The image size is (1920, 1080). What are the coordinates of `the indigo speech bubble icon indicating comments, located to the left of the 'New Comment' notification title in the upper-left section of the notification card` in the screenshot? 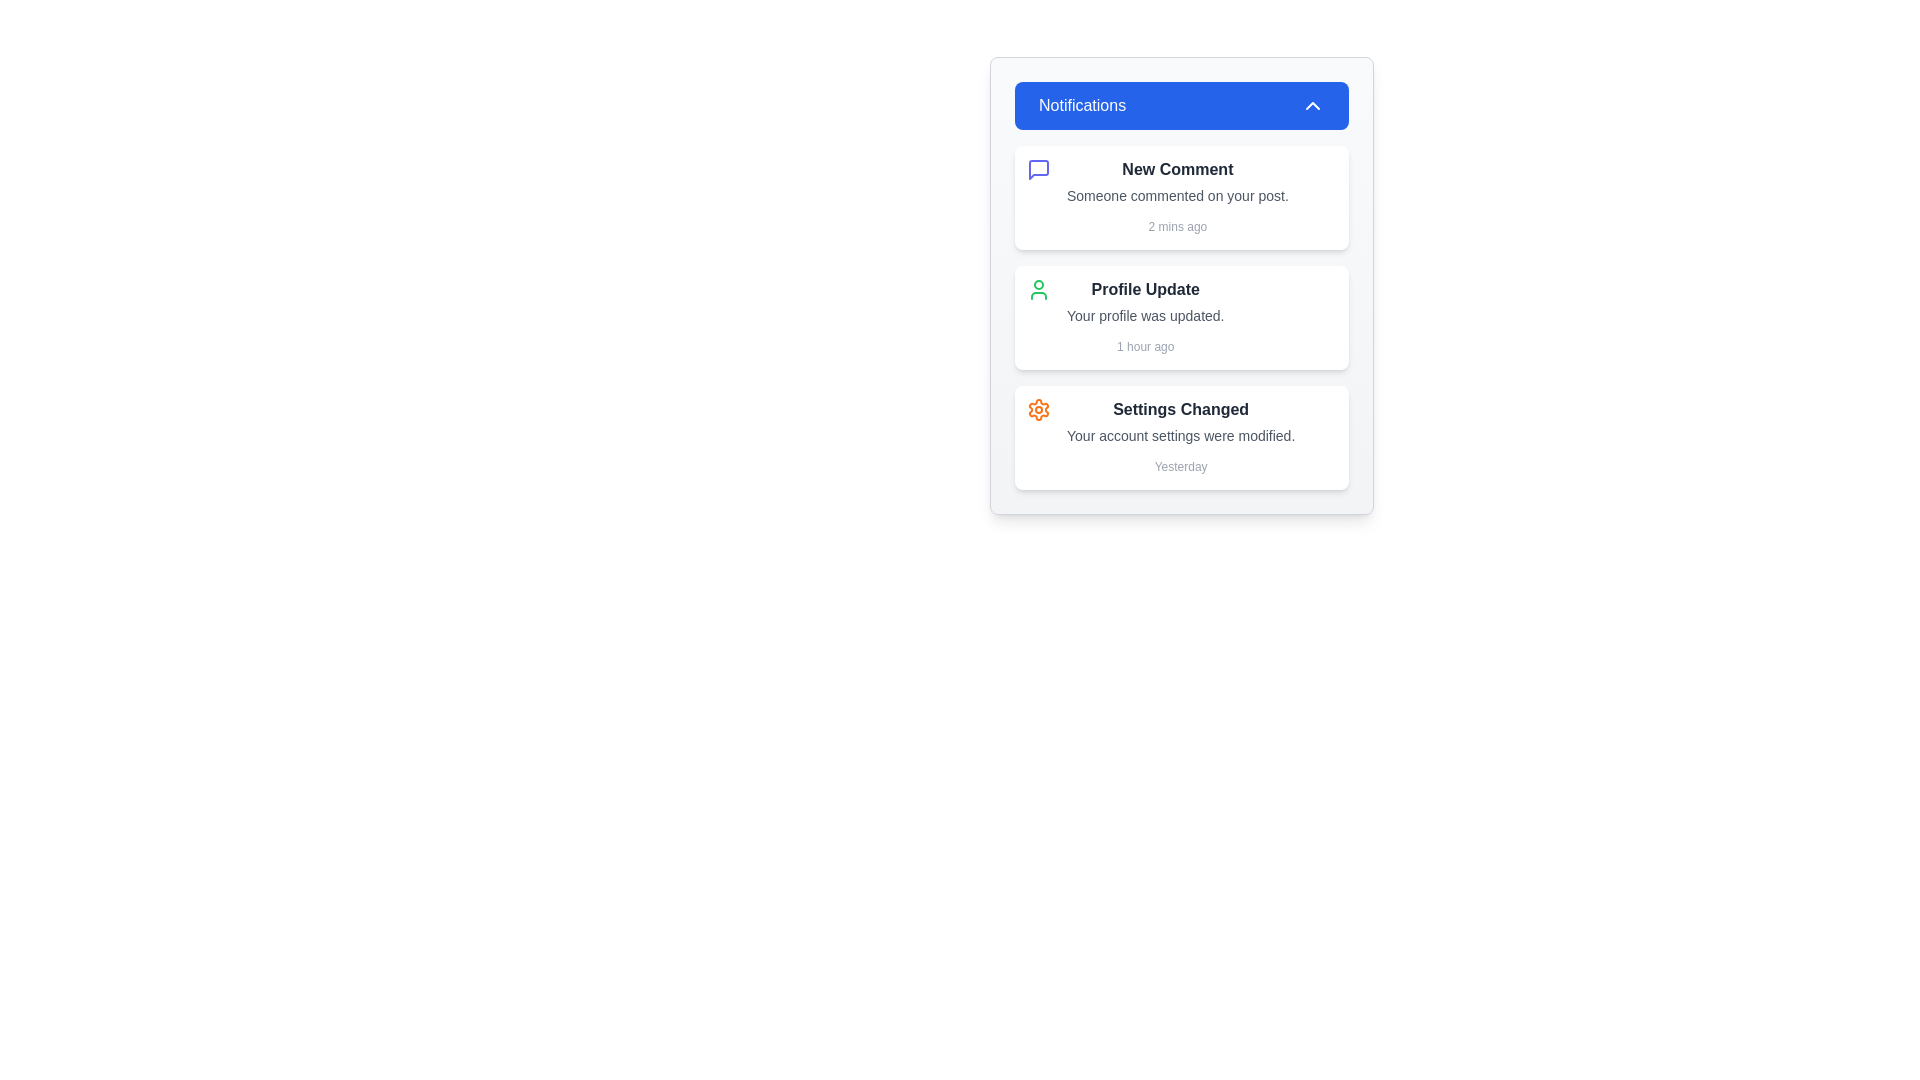 It's located at (1038, 168).